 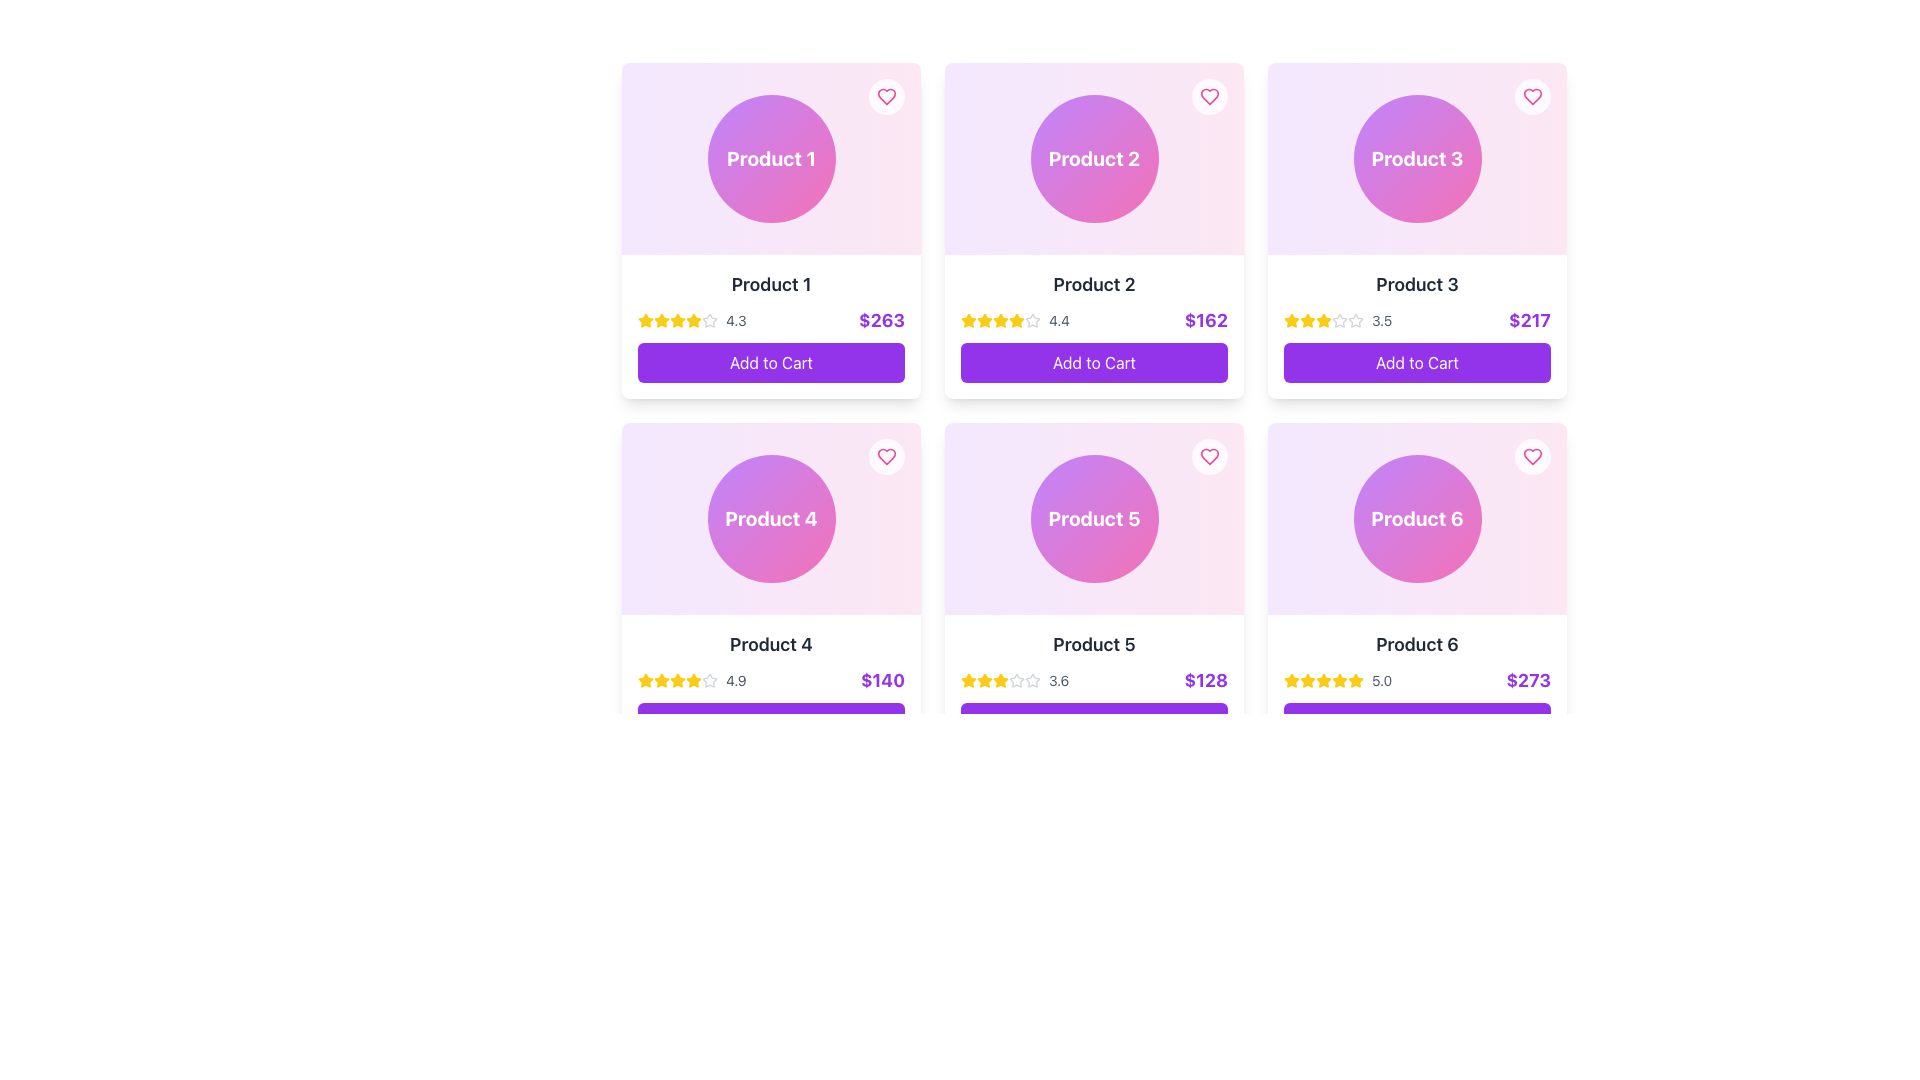 I want to click on the button located at the bottom of the card layout for 'Product 2', which is directly below the price '$162', to trigger the hover effect, so click(x=1093, y=362).